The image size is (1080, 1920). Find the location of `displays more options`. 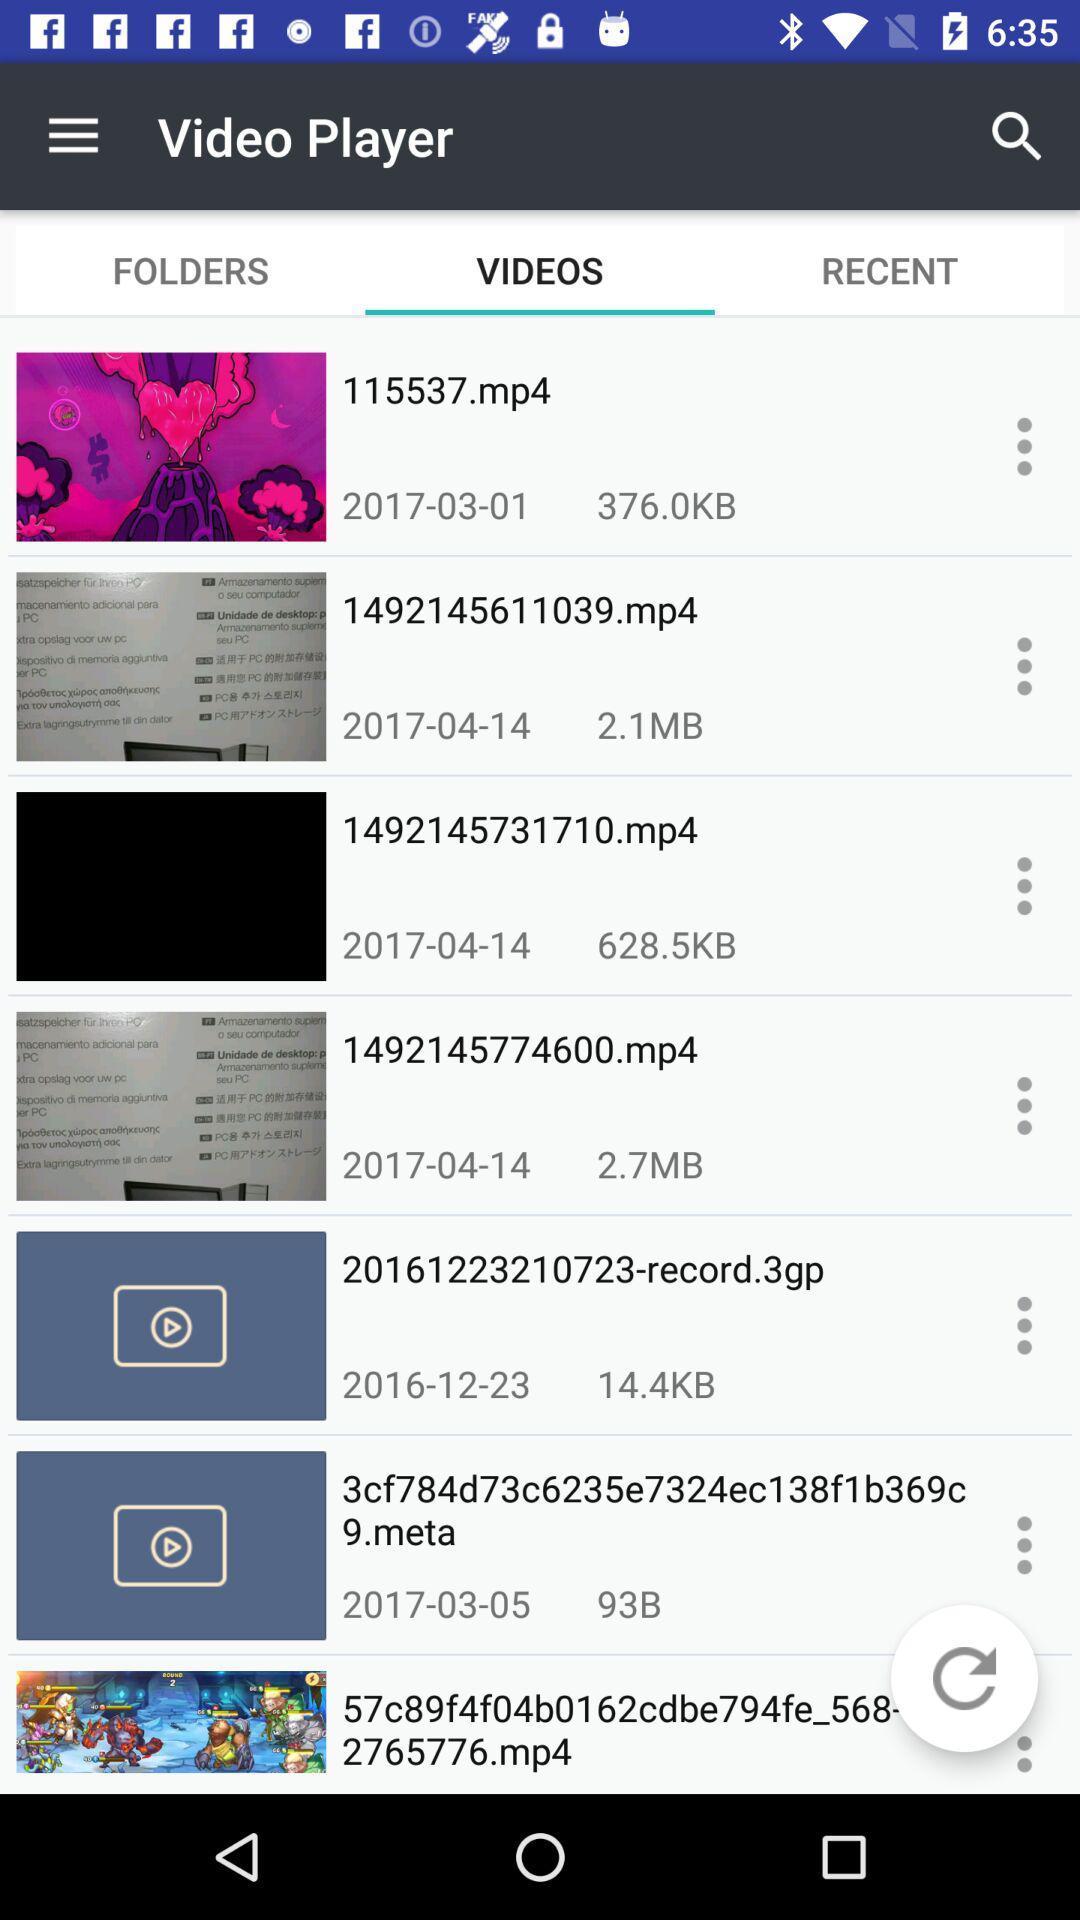

displays more options is located at coordinates (1024, 445).